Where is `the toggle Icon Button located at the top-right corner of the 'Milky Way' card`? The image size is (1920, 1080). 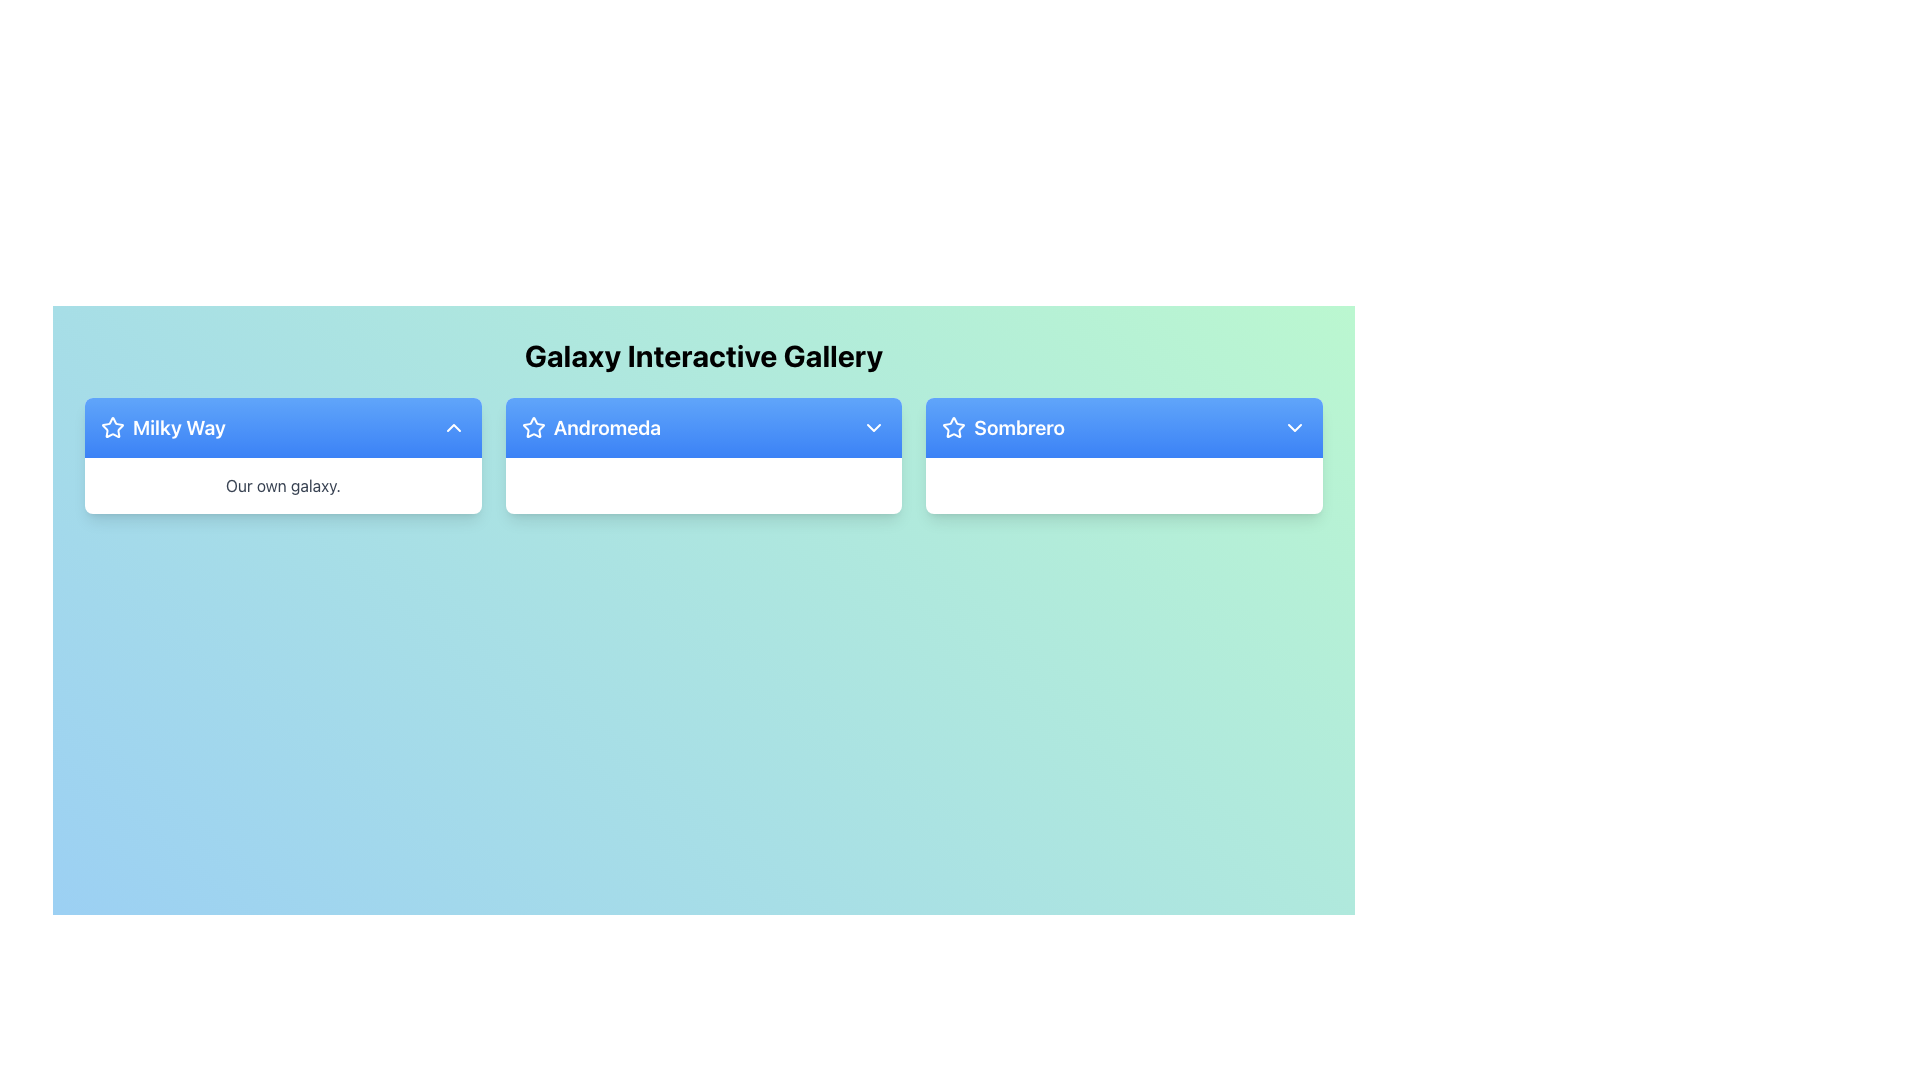 the toggle Icon Button located at the top-right corner of the 'Milky Way' card is located at coordinates (452, 427).